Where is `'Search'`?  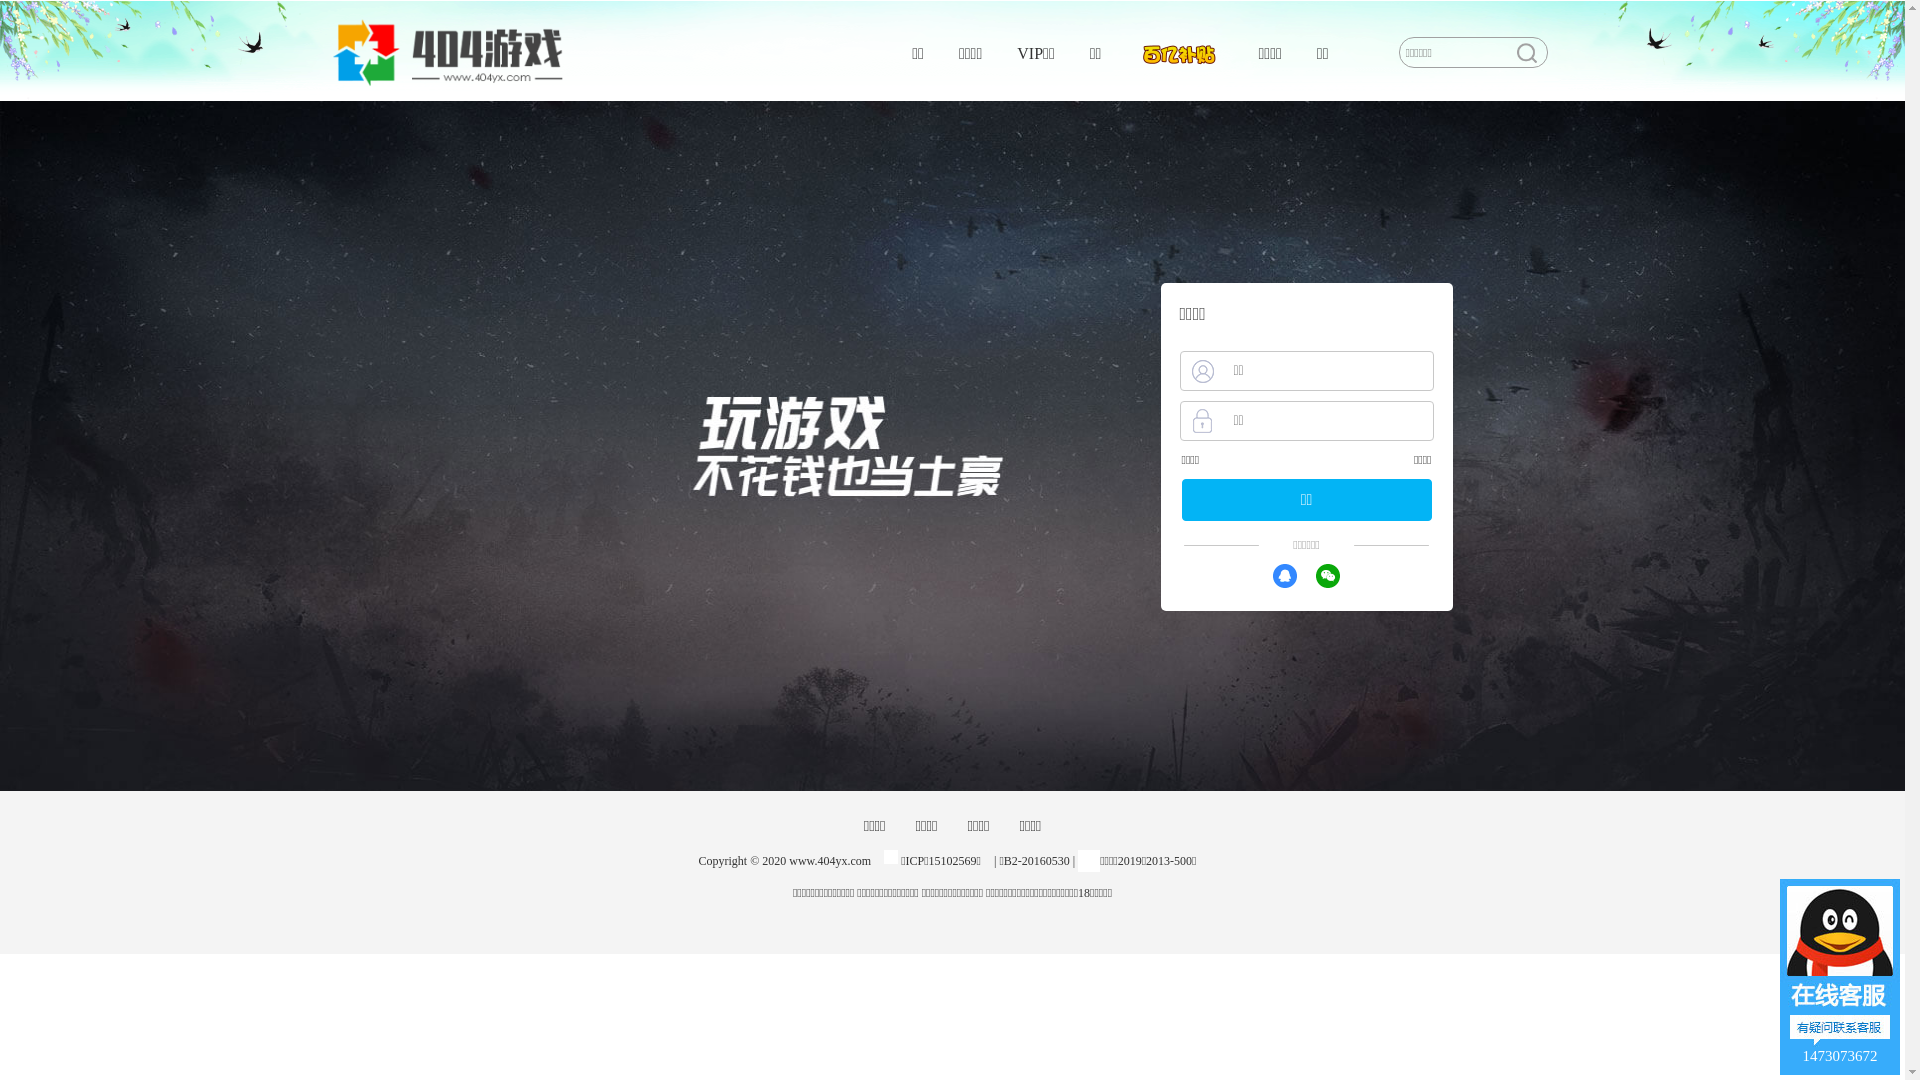 'Search' is located at coordinates (1525, 52).